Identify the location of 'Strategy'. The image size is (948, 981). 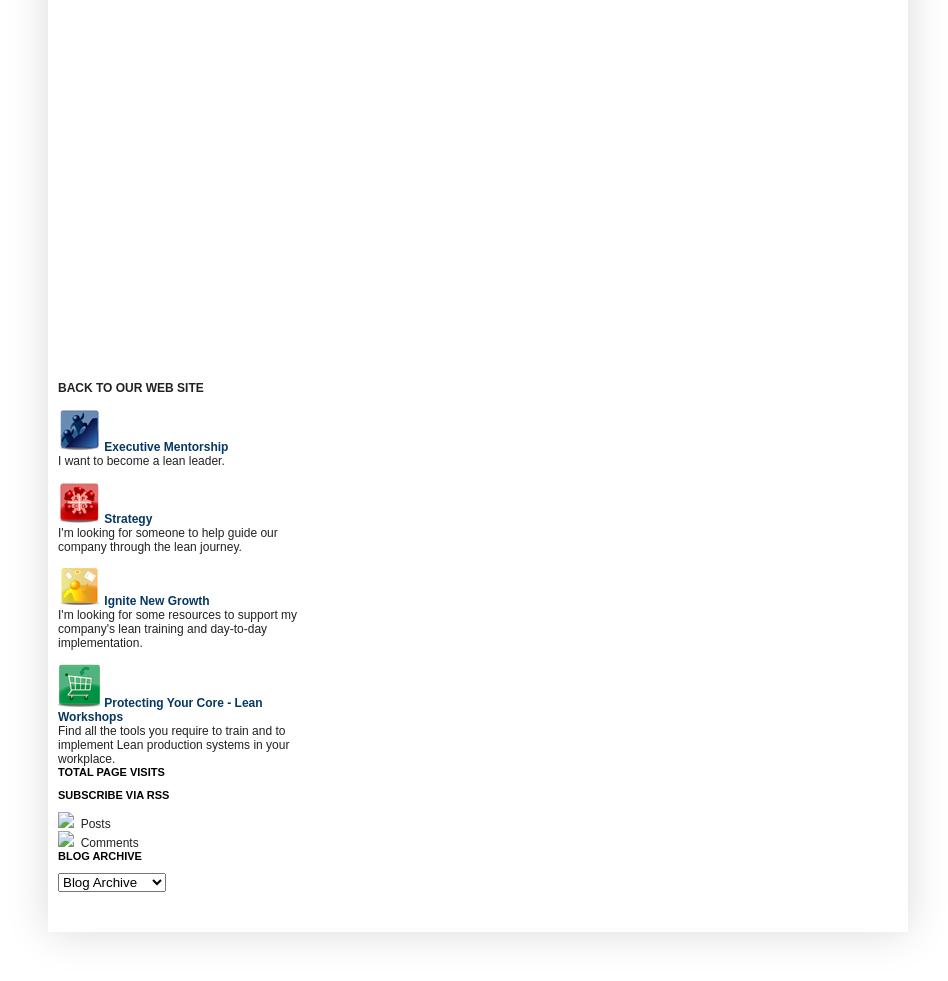
(126, 519).